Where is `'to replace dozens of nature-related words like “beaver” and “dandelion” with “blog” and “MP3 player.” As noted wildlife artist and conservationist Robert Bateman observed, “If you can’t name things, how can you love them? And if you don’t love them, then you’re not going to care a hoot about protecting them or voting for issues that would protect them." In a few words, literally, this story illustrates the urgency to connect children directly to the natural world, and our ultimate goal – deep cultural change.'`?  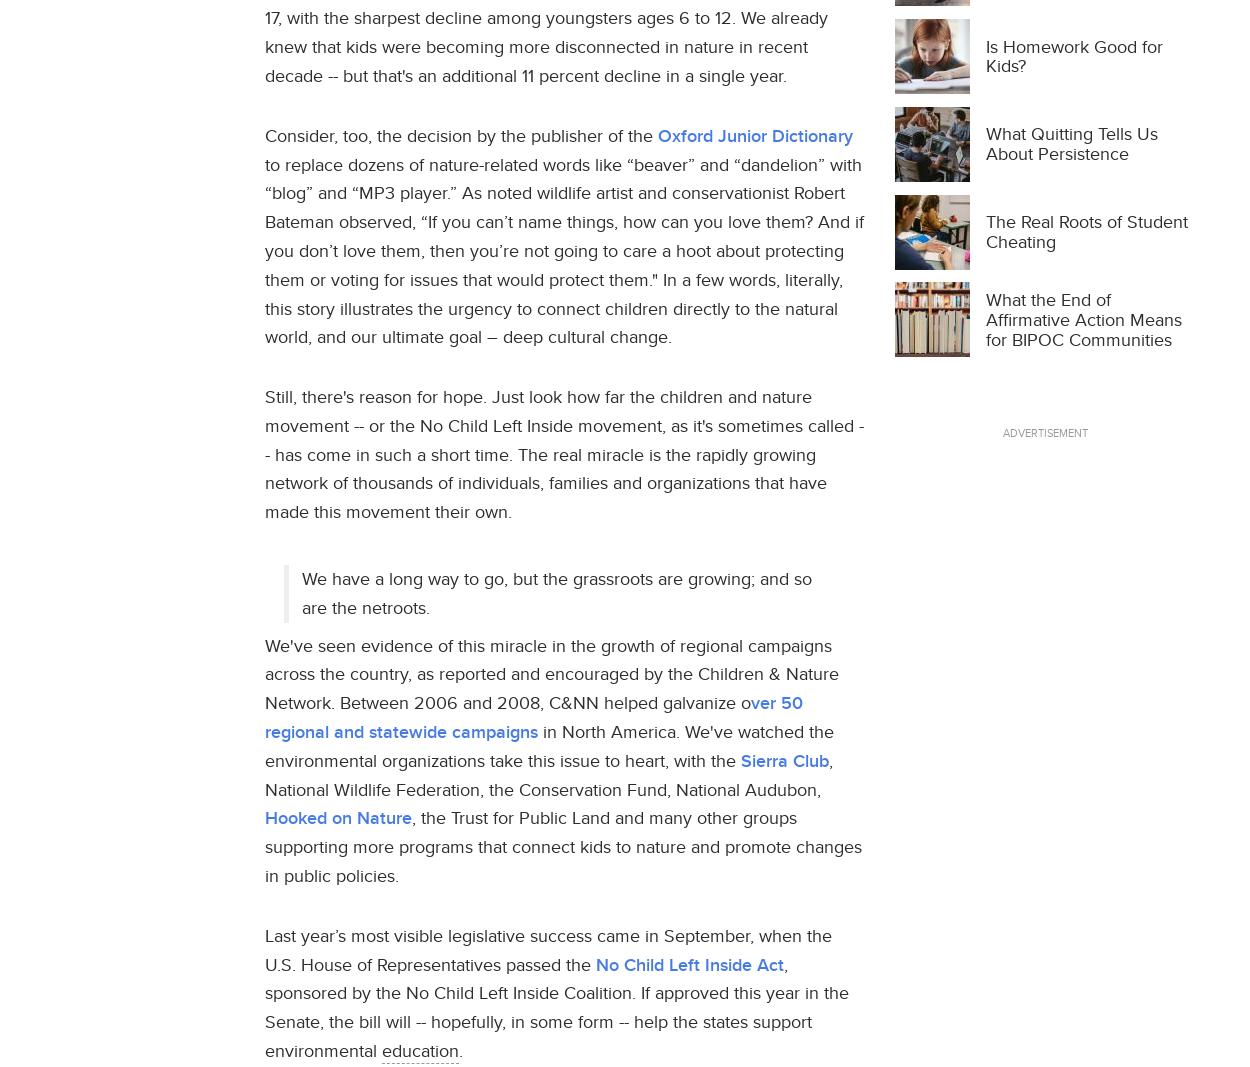 'to replace dozens of nature-related words like “beaver” and “dandelion” with “blog” and “MP3 player.” As noted wildlife artist and conservationist Robert Bateman observed, “If you can’t name things, how can you love them? And if you don’t love them, then you’re not going to care a hoot about protecting them or voting for issues that would protect them." In a few words, literally, this story illustrates the urgency to connect children directly to the natural world, and our ultimate goal – deep cultural change.' is located at coordinates (563, 249).